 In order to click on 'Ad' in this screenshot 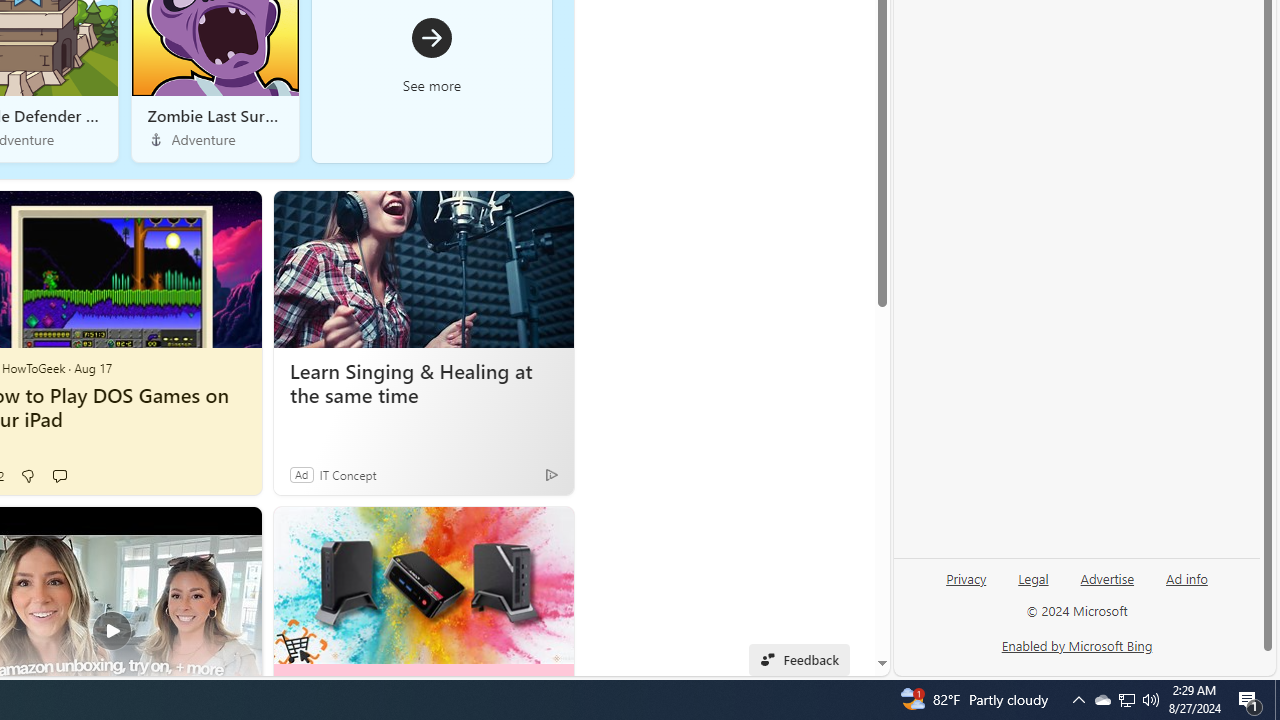, I will do `click(300, 474)`.